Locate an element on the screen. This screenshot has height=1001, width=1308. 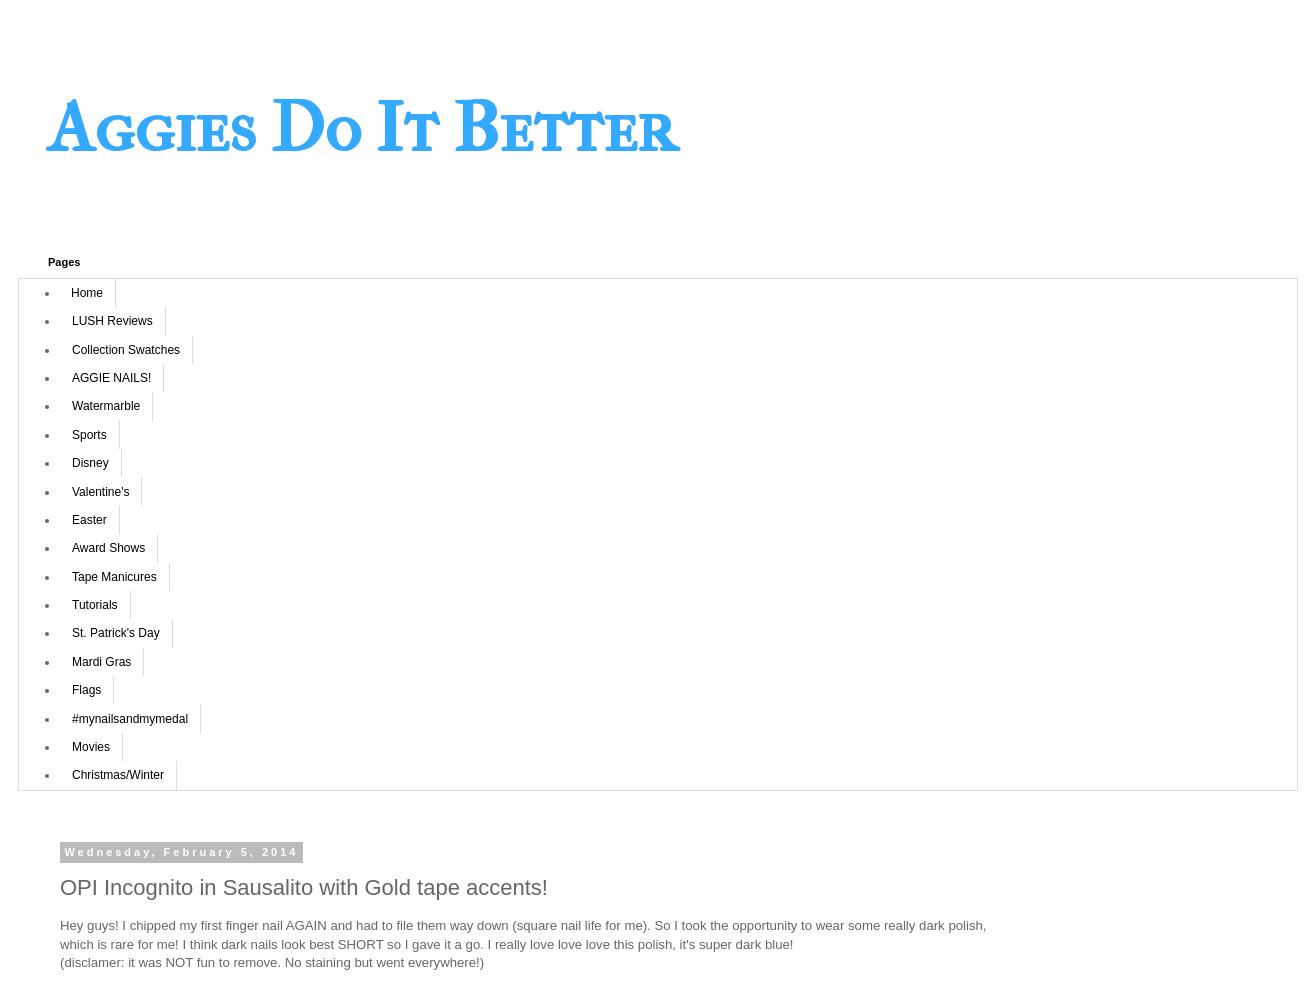
'#mynailsandmymedal' is located at coordinates (129, 718).